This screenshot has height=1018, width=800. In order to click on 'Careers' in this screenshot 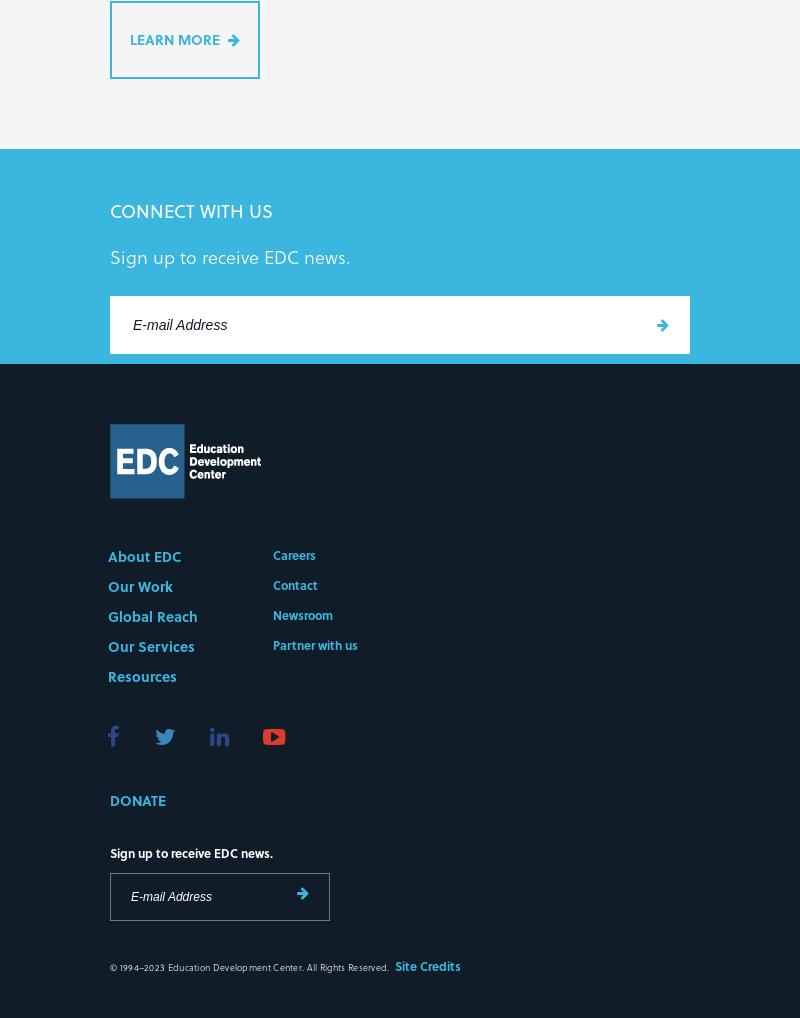, I will do `click(294, 556)`.